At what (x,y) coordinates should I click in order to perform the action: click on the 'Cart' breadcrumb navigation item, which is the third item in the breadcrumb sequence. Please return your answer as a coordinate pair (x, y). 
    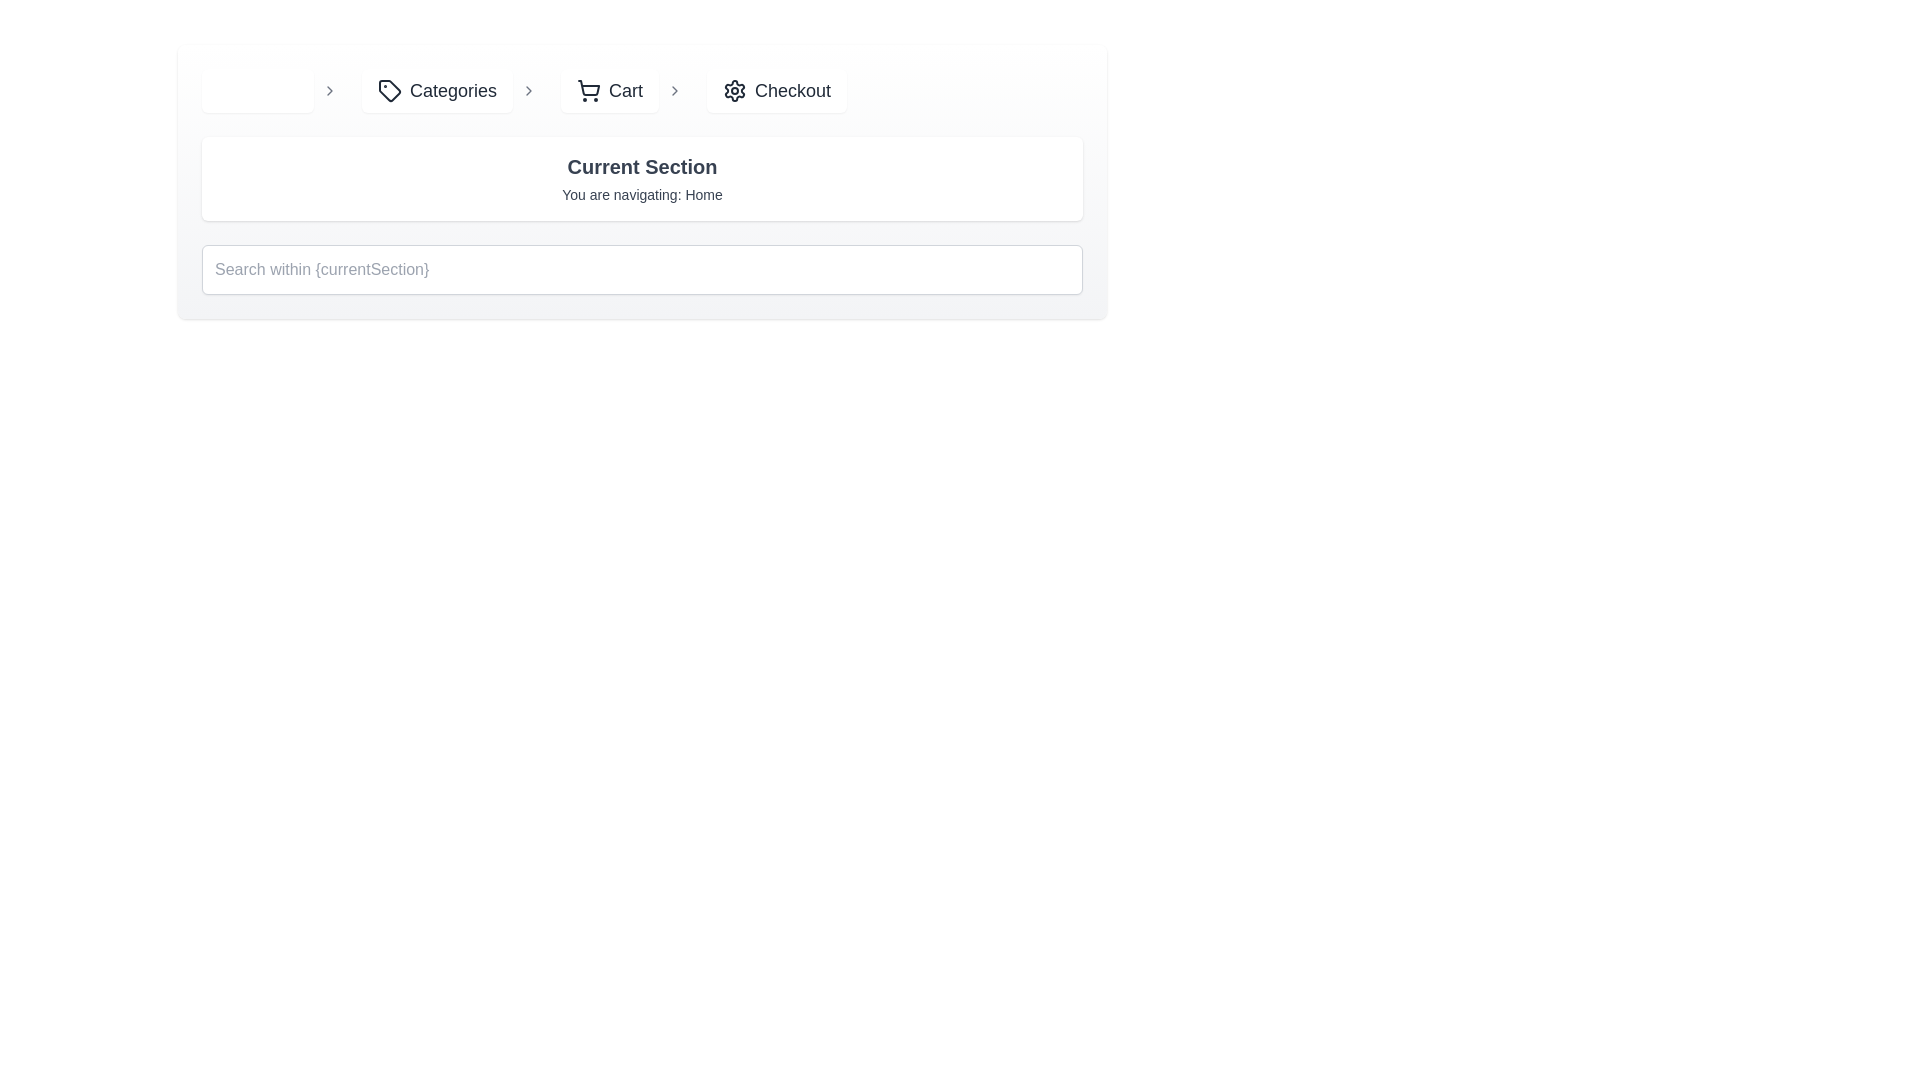
    Looking at the image, I should click on (642, 91).